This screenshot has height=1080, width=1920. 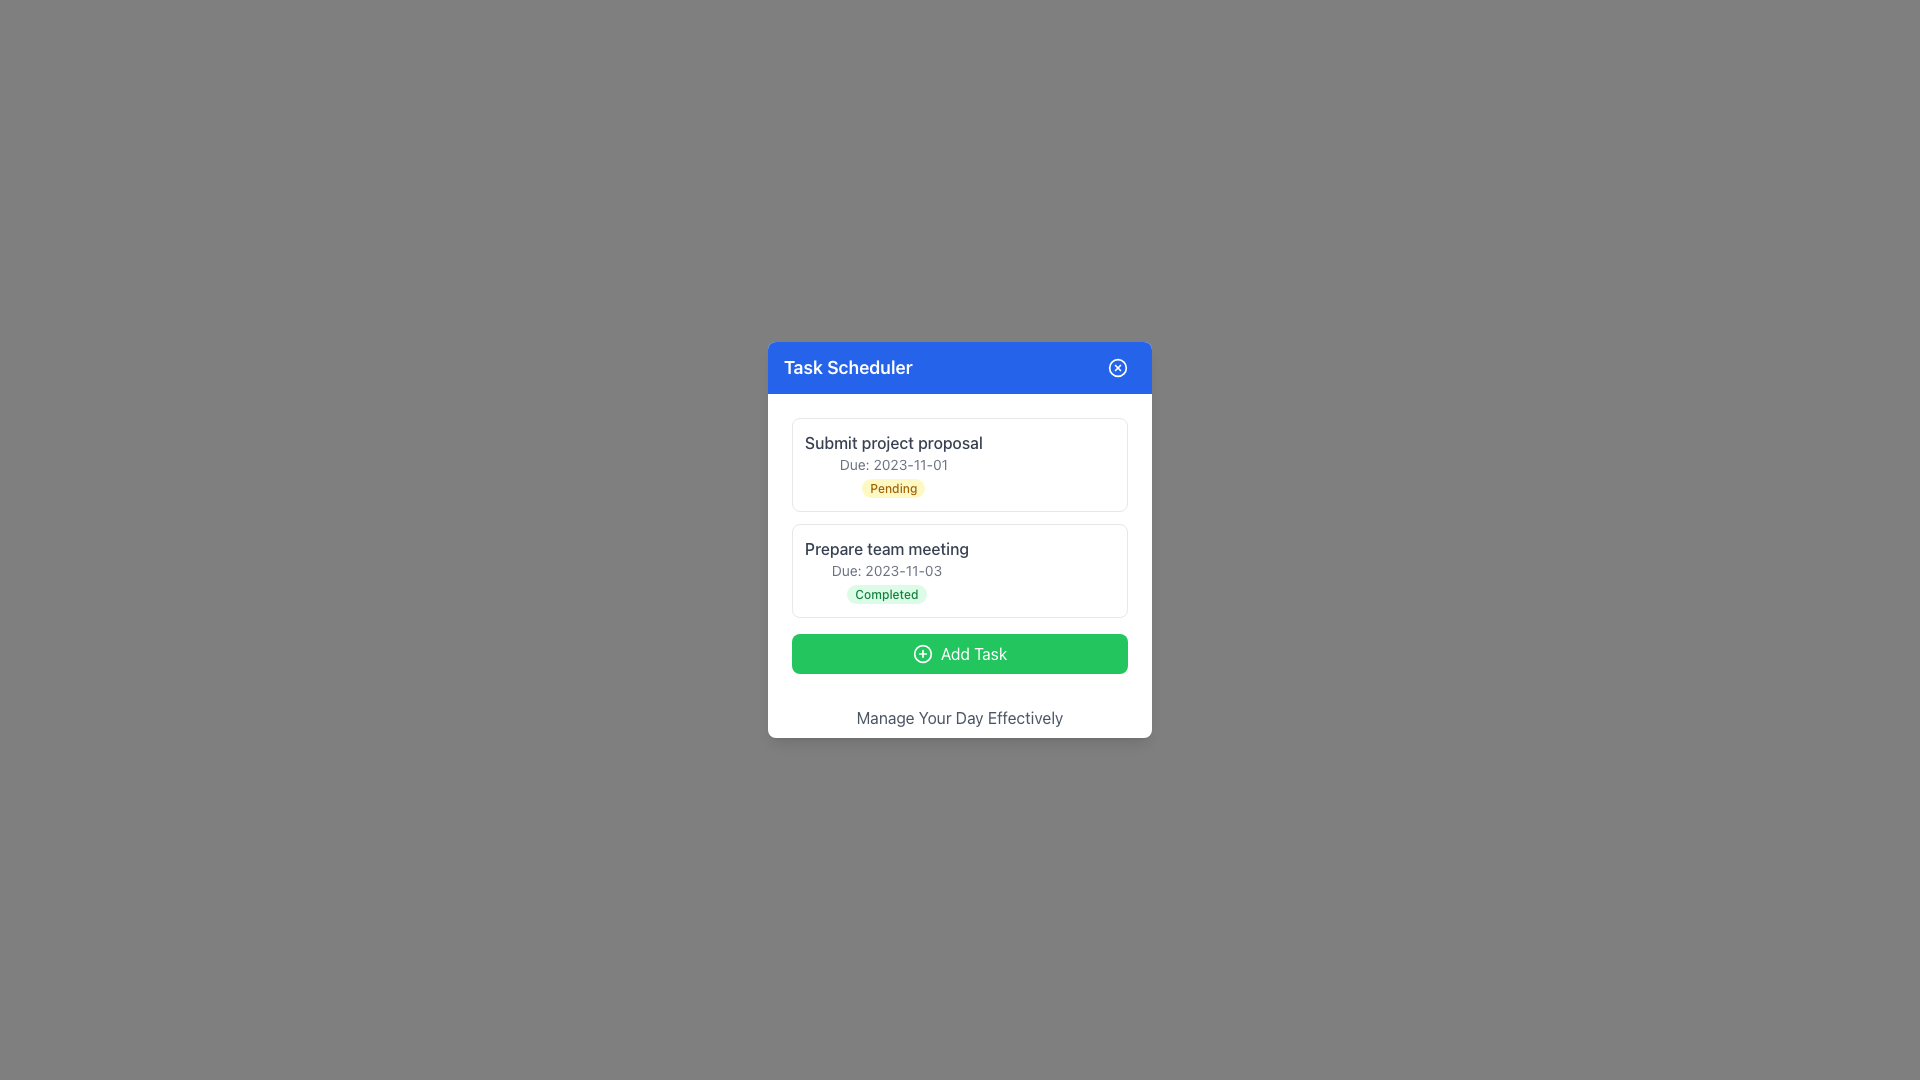 What do you see at coordinates (960, 570) in the screenshot?
I see `the second task card in the Task Scheduler, located directly below the 'Submit project proposal' task` at bounding box center [960, 570].